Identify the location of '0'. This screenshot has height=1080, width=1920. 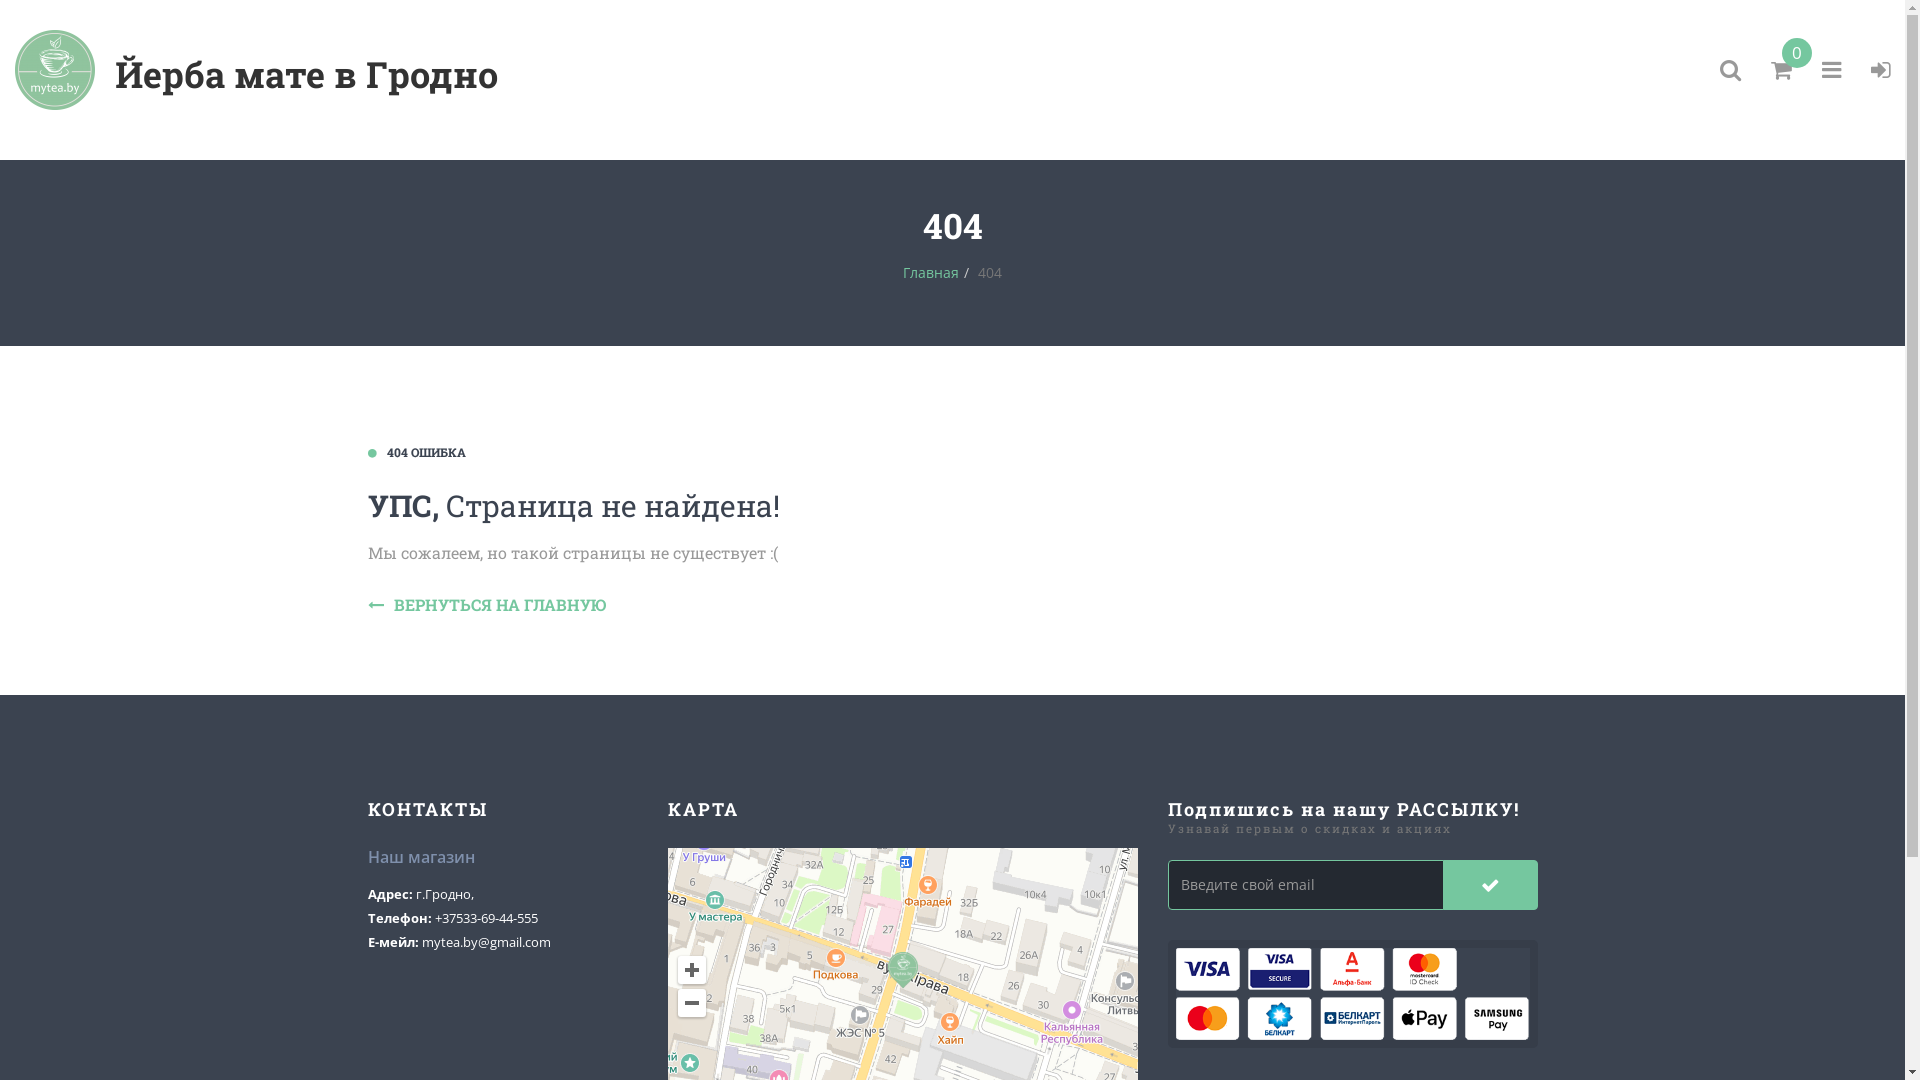
(1771, 68).